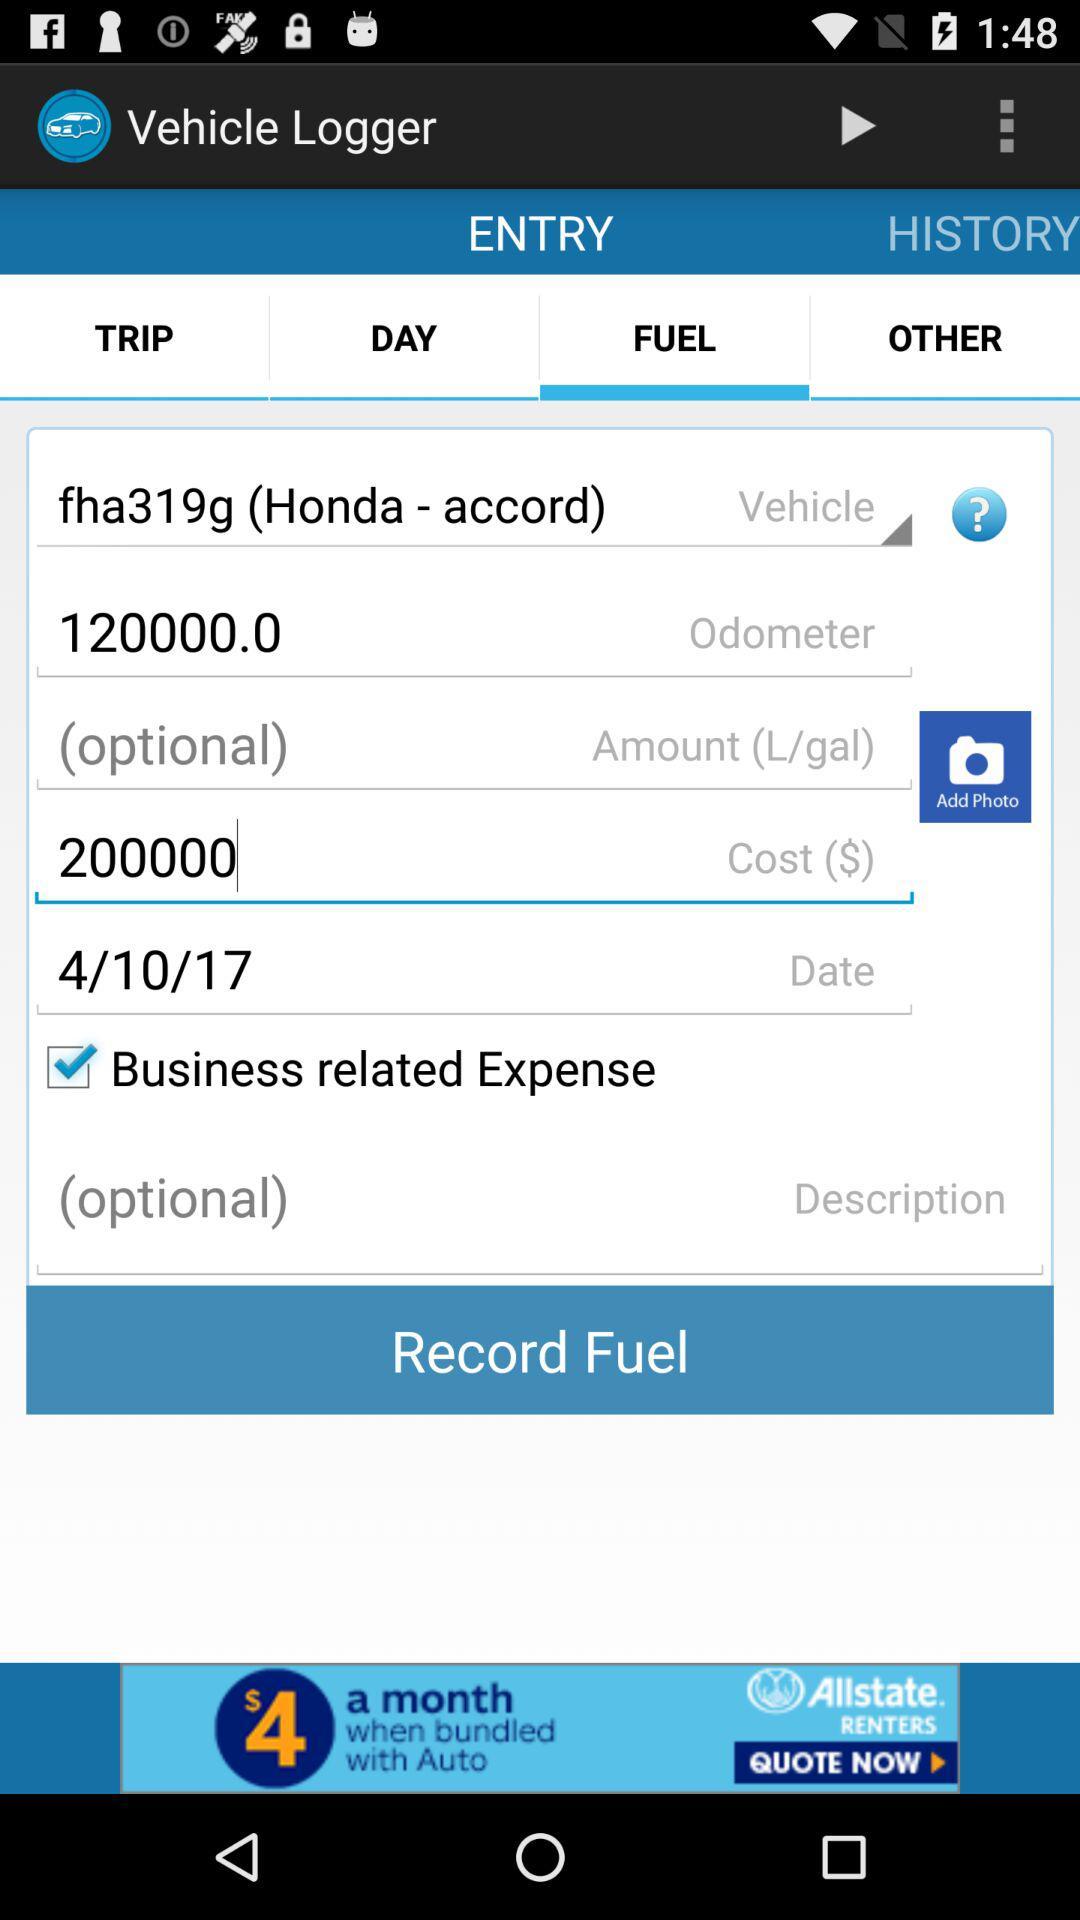  I want to click on amount, so click(474, 743).